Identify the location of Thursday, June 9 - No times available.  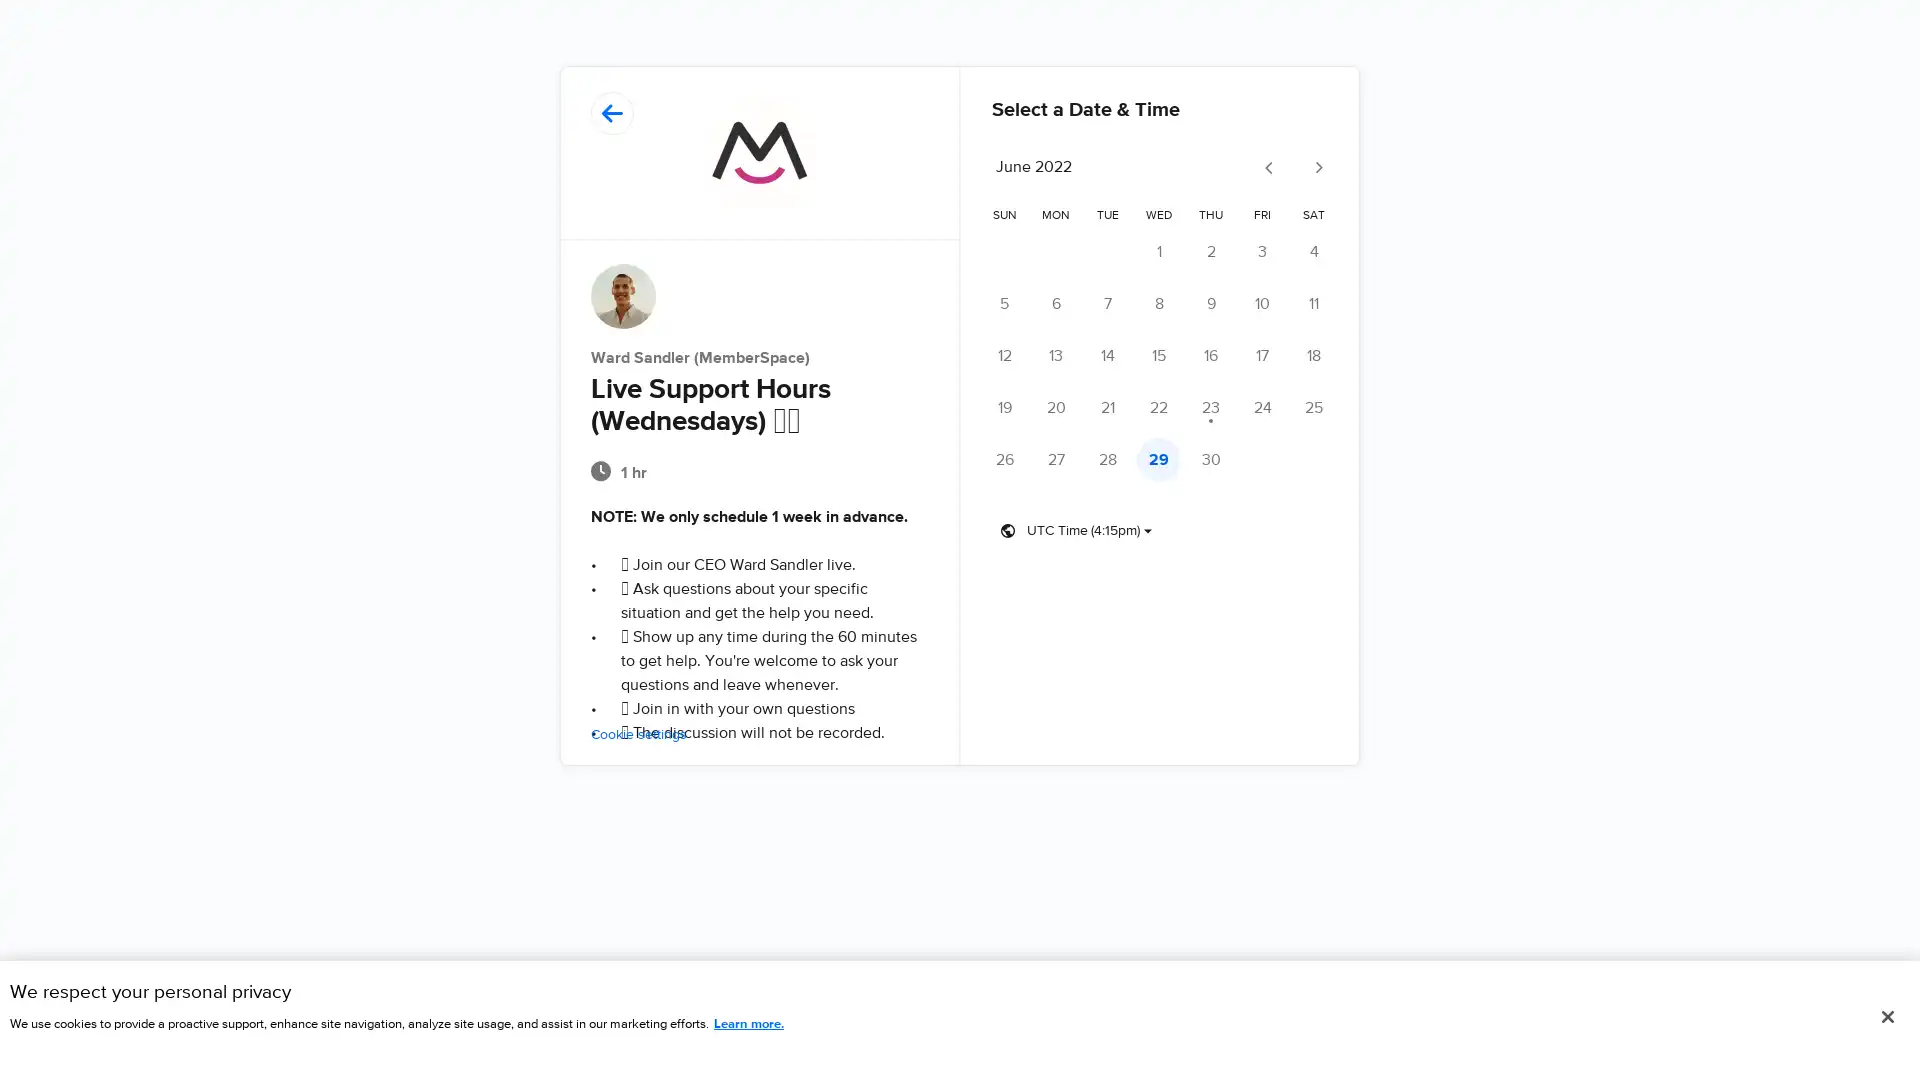
(1209, 304).